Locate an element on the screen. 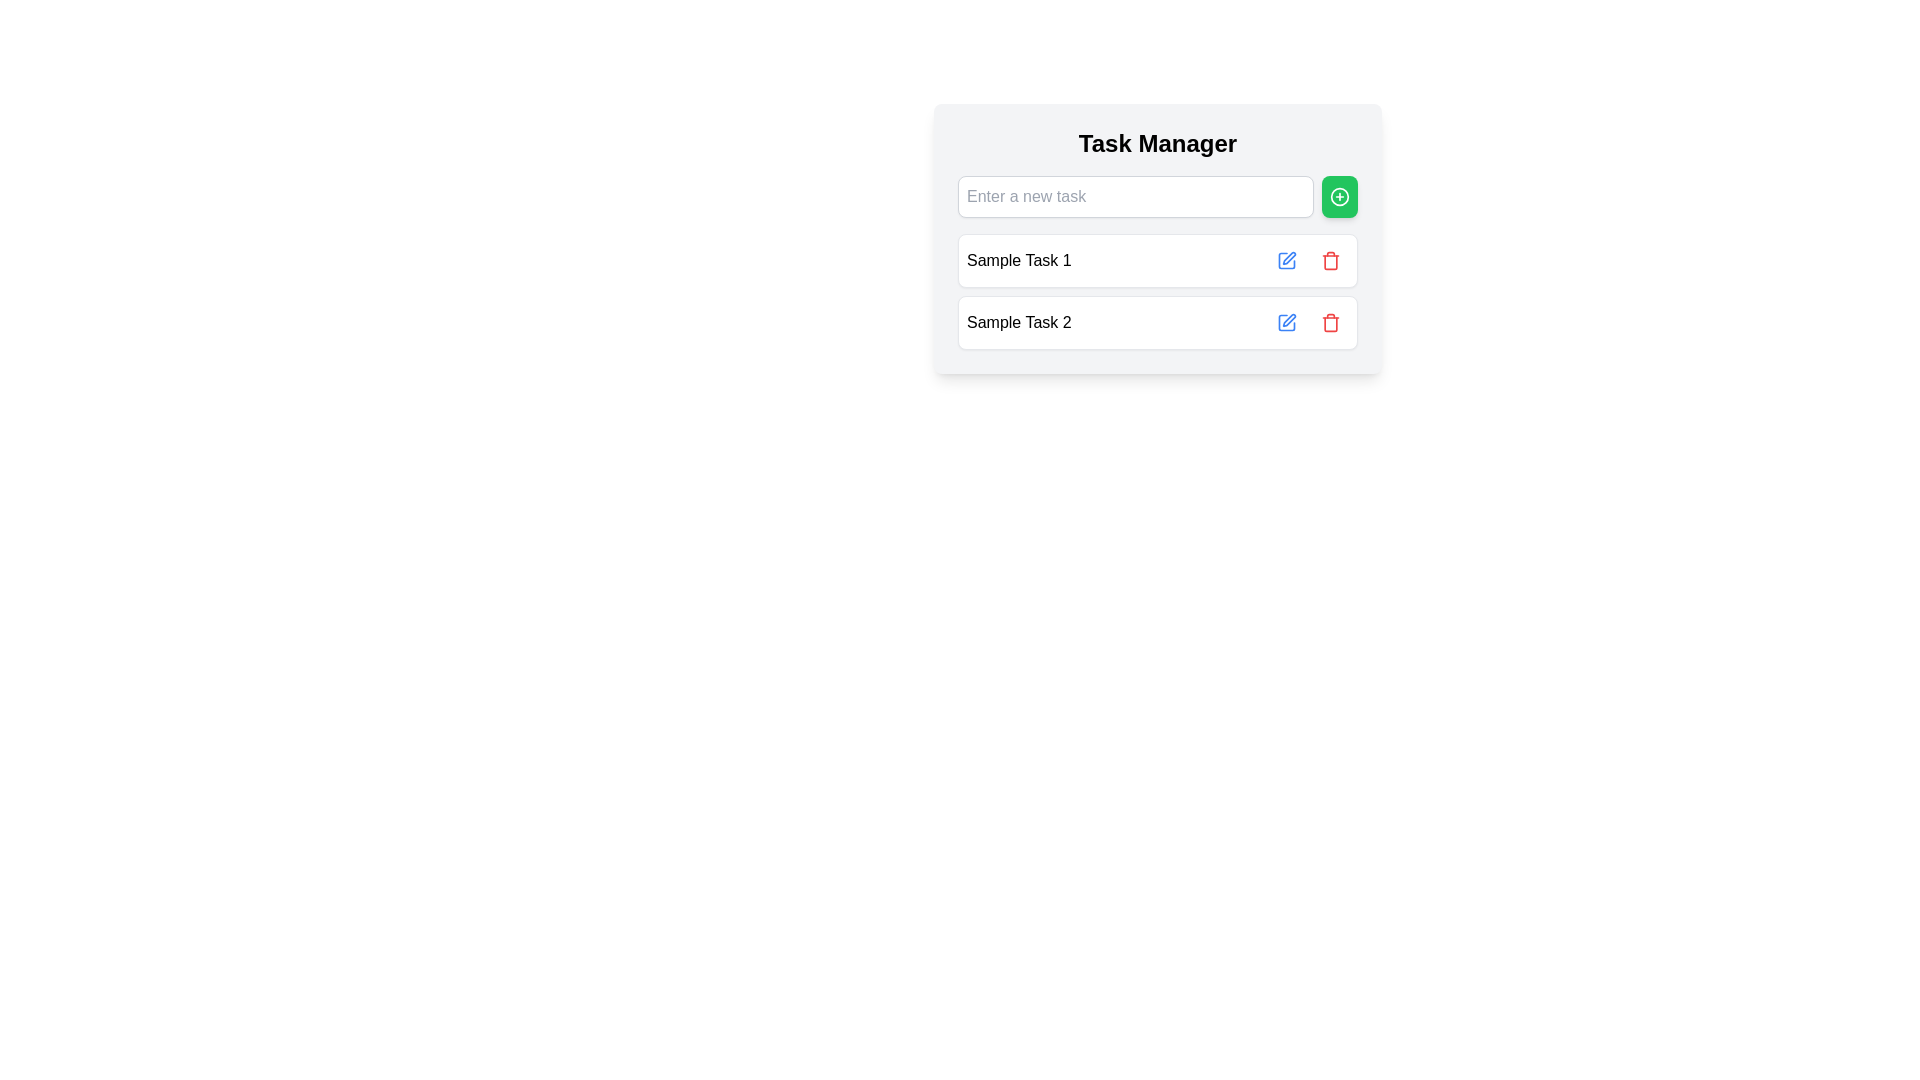  the interactive button that enables editing 'Sample Task 1' to trigger a visual effect is located at coordinates (1286, 260).